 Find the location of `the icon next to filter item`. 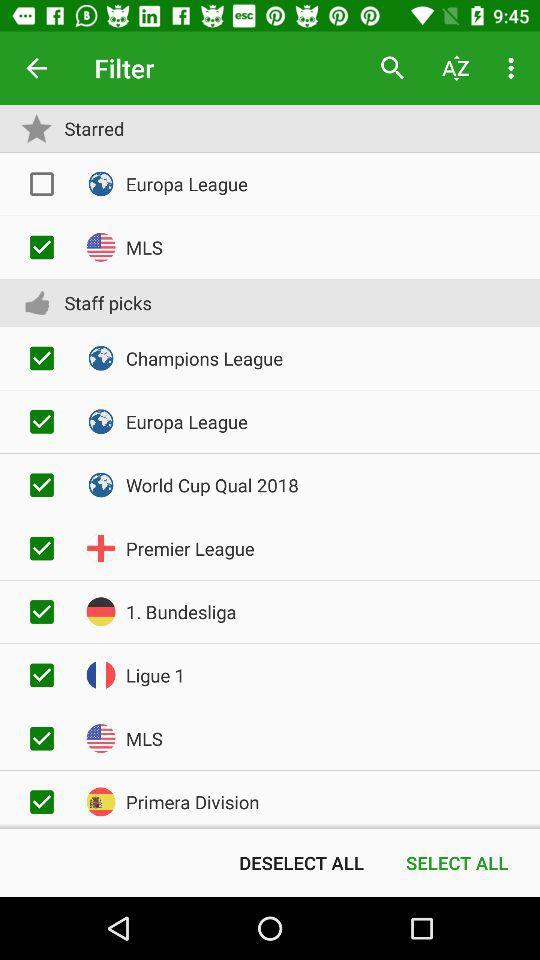

the icon next to filter item is located at coordinates (36, 68).